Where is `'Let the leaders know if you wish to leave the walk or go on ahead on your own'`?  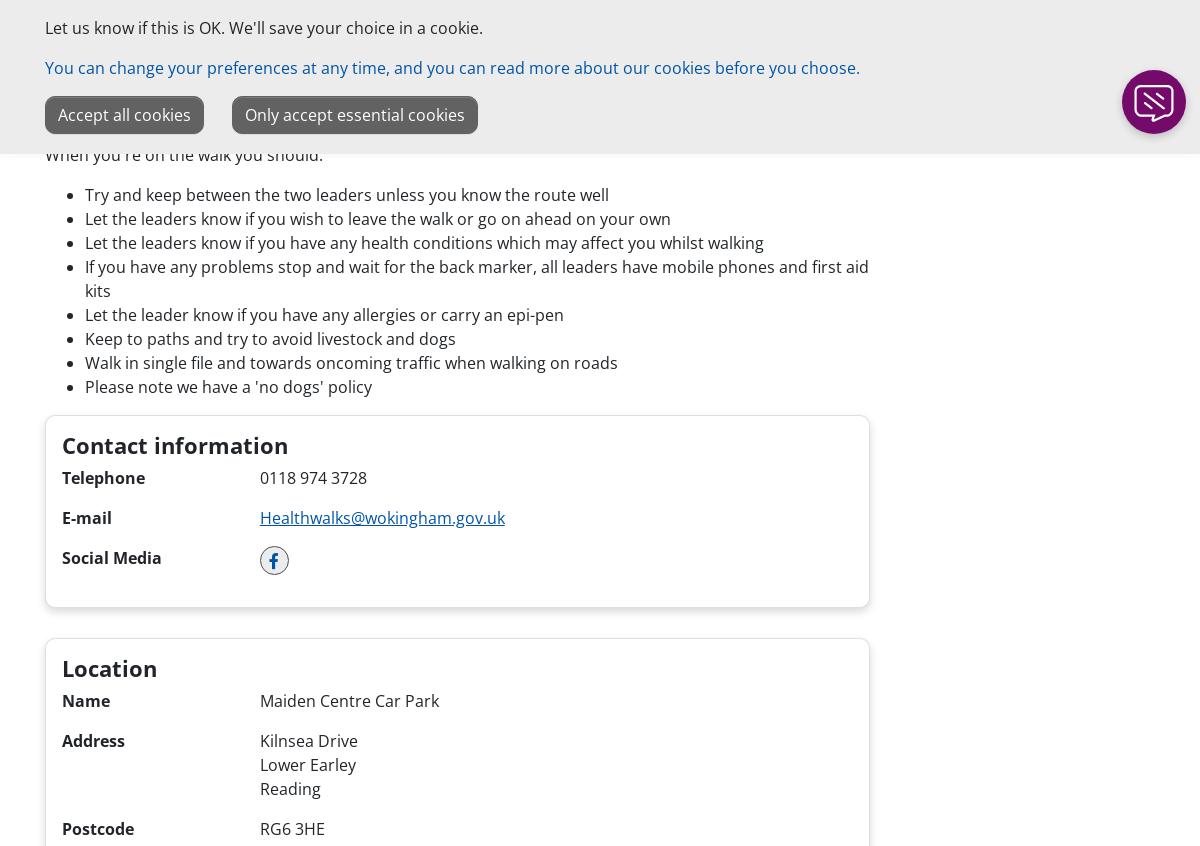 'Let the leaders know if you wish to leave the walk or go on ahead on your own' is located at coordinates (378, 218).